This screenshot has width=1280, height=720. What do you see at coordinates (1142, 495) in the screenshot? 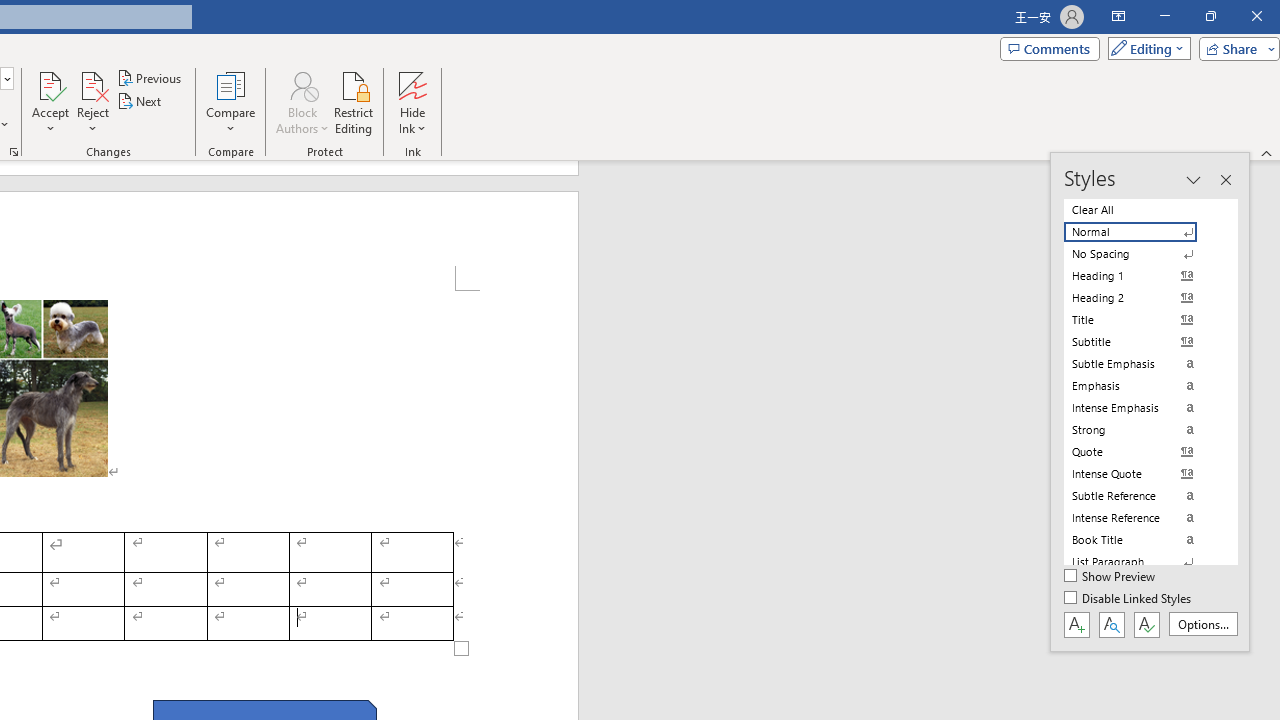
I see `'Subtle Reference'` at bounding box center [1142, 495].